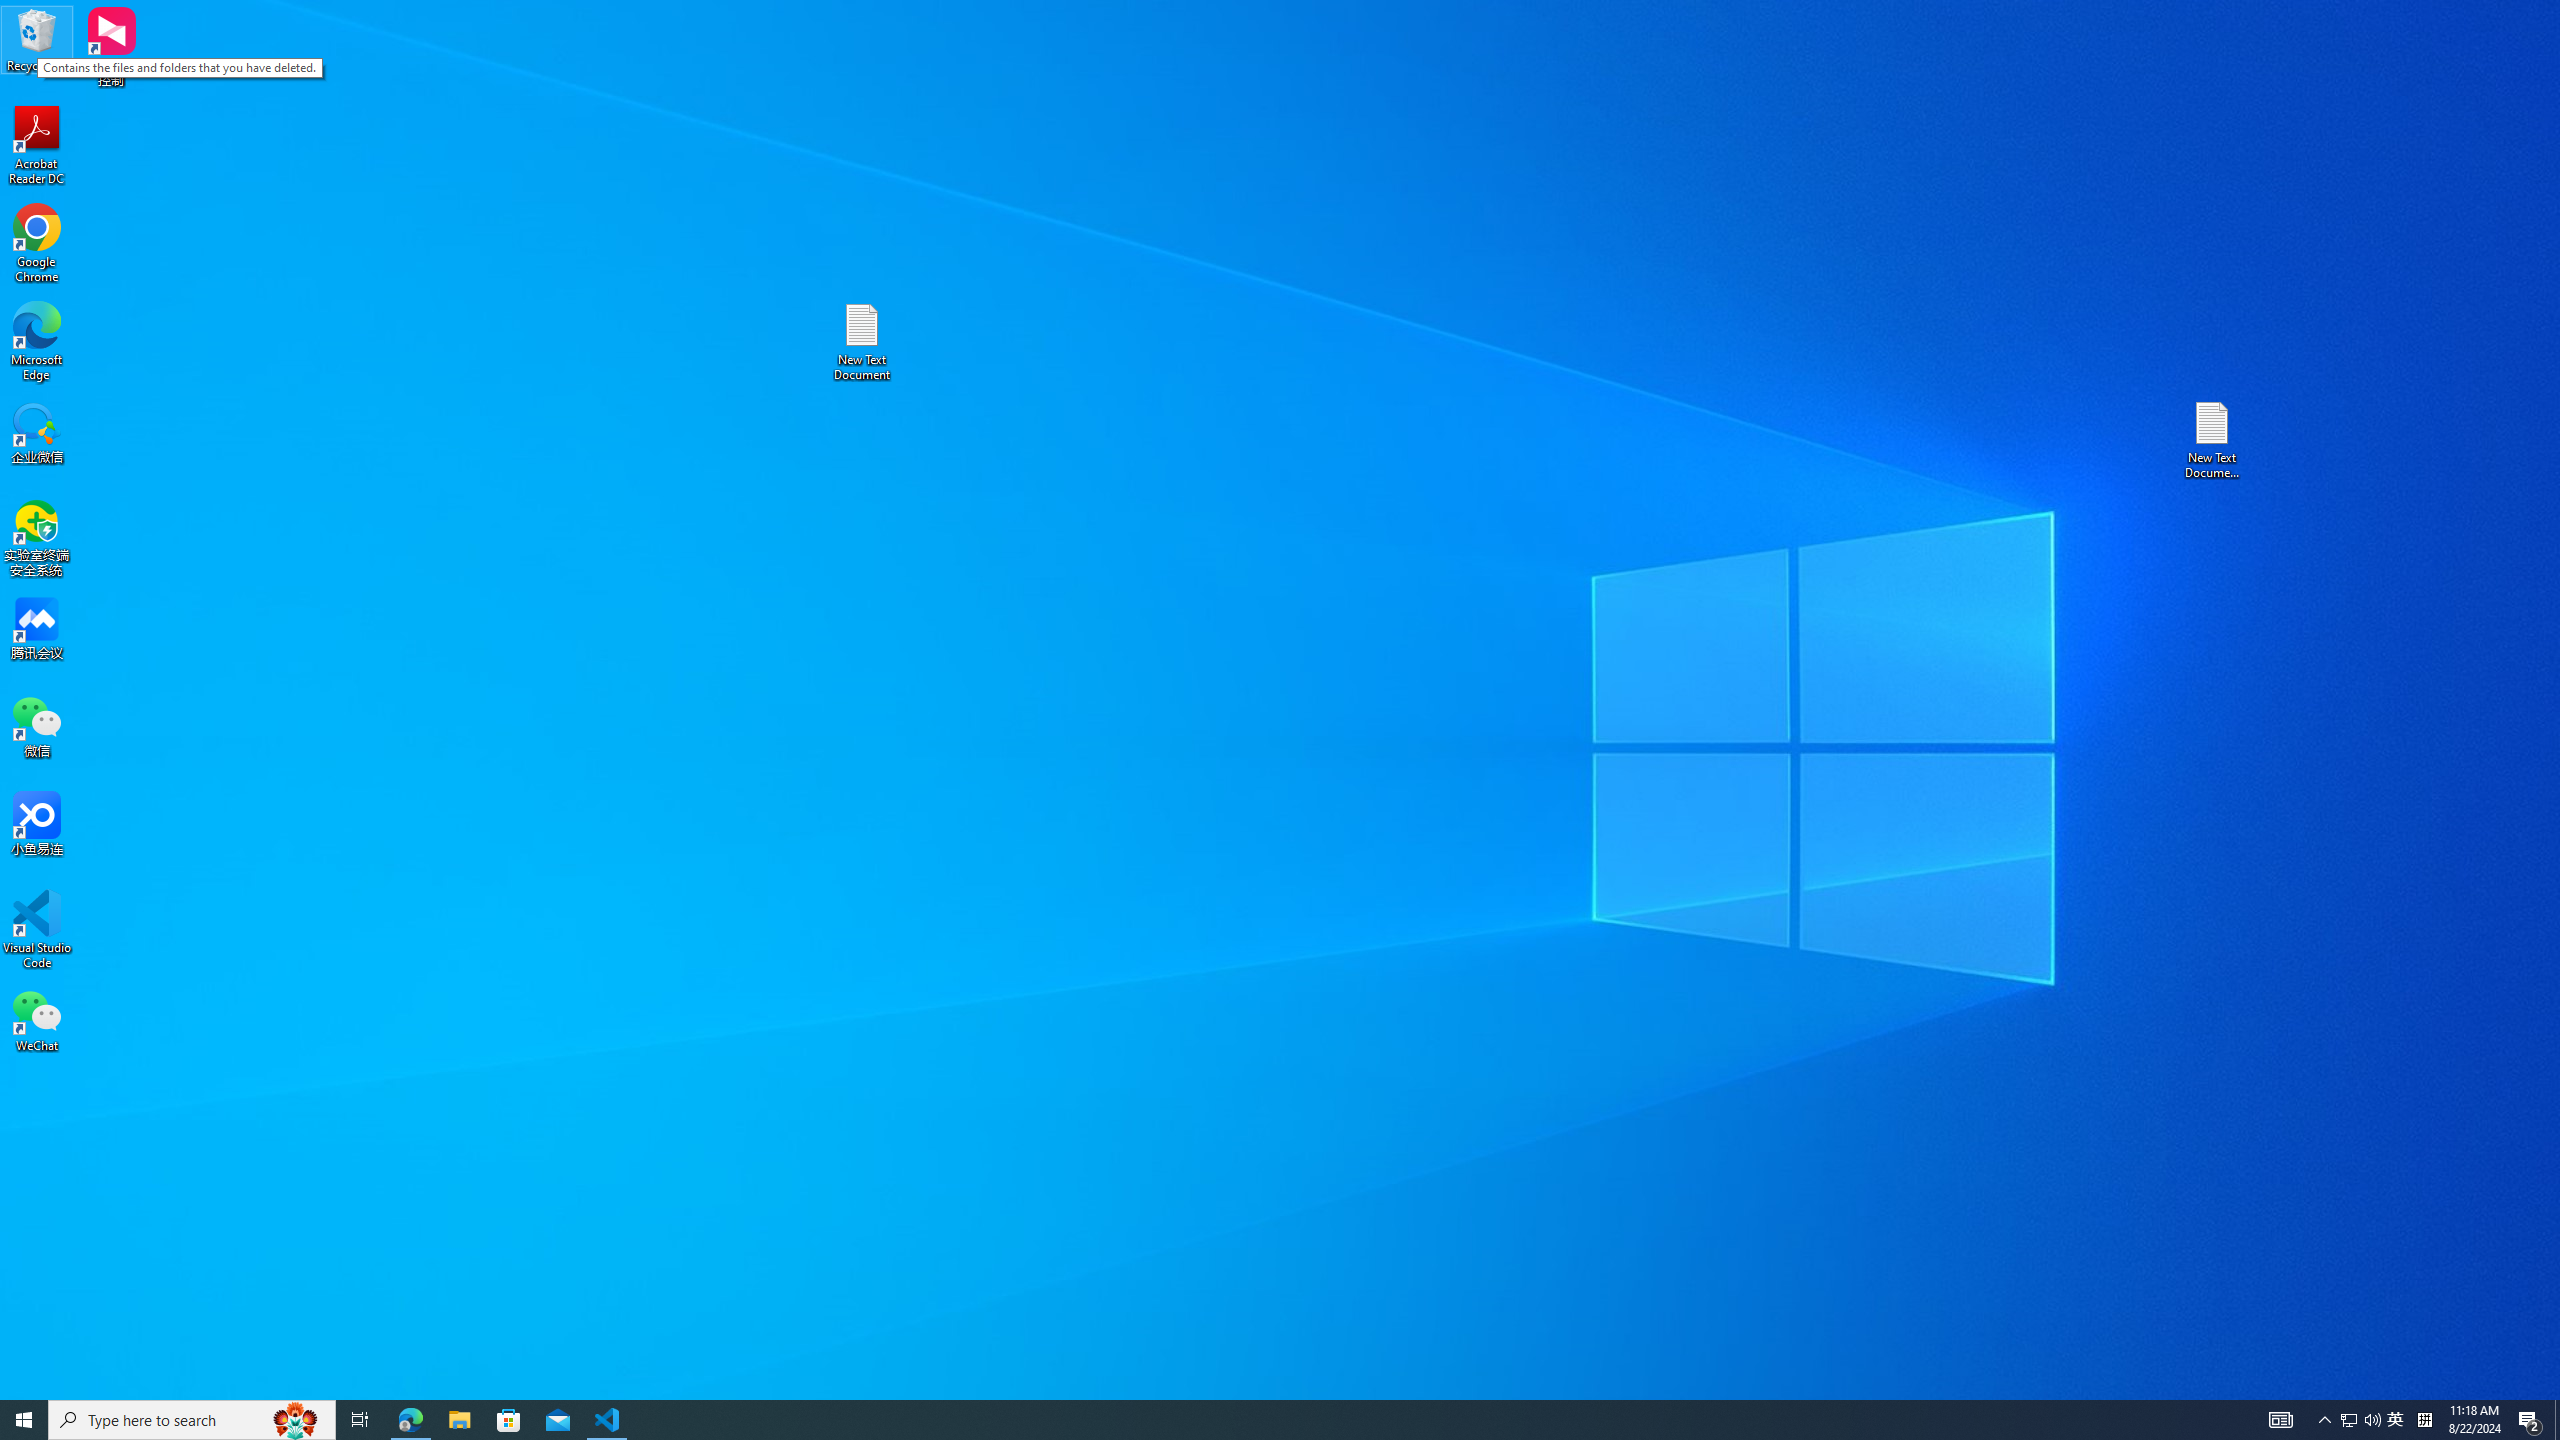 Image resolution: width=2560 pixels, height=1440 pixels. I want to click on 'New Text Document (2)', so click(2213, 438).